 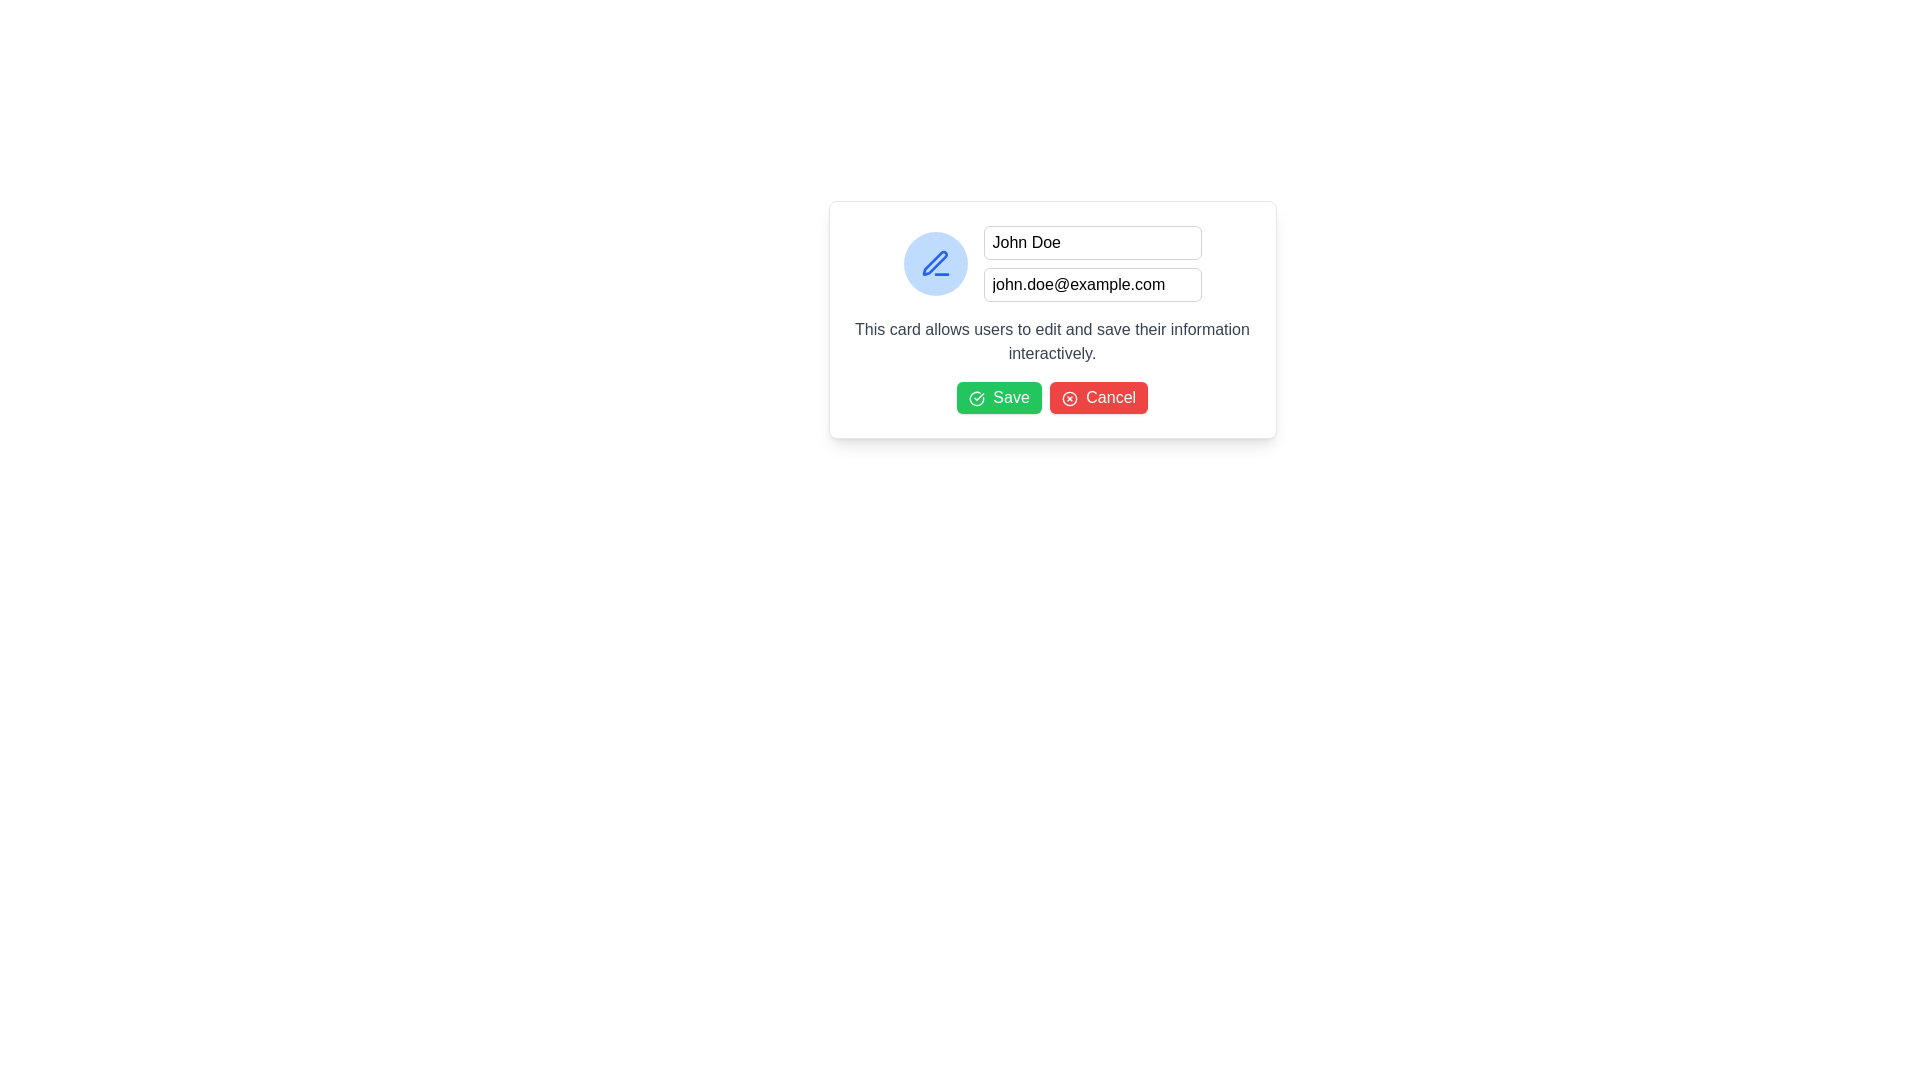 What do you see at coordinates (1098, 397) in the screenshot?
I see `the cancel button located on the right side of the 'Save' button at the bottom of the card interface` at bounding box center [1098, 397].